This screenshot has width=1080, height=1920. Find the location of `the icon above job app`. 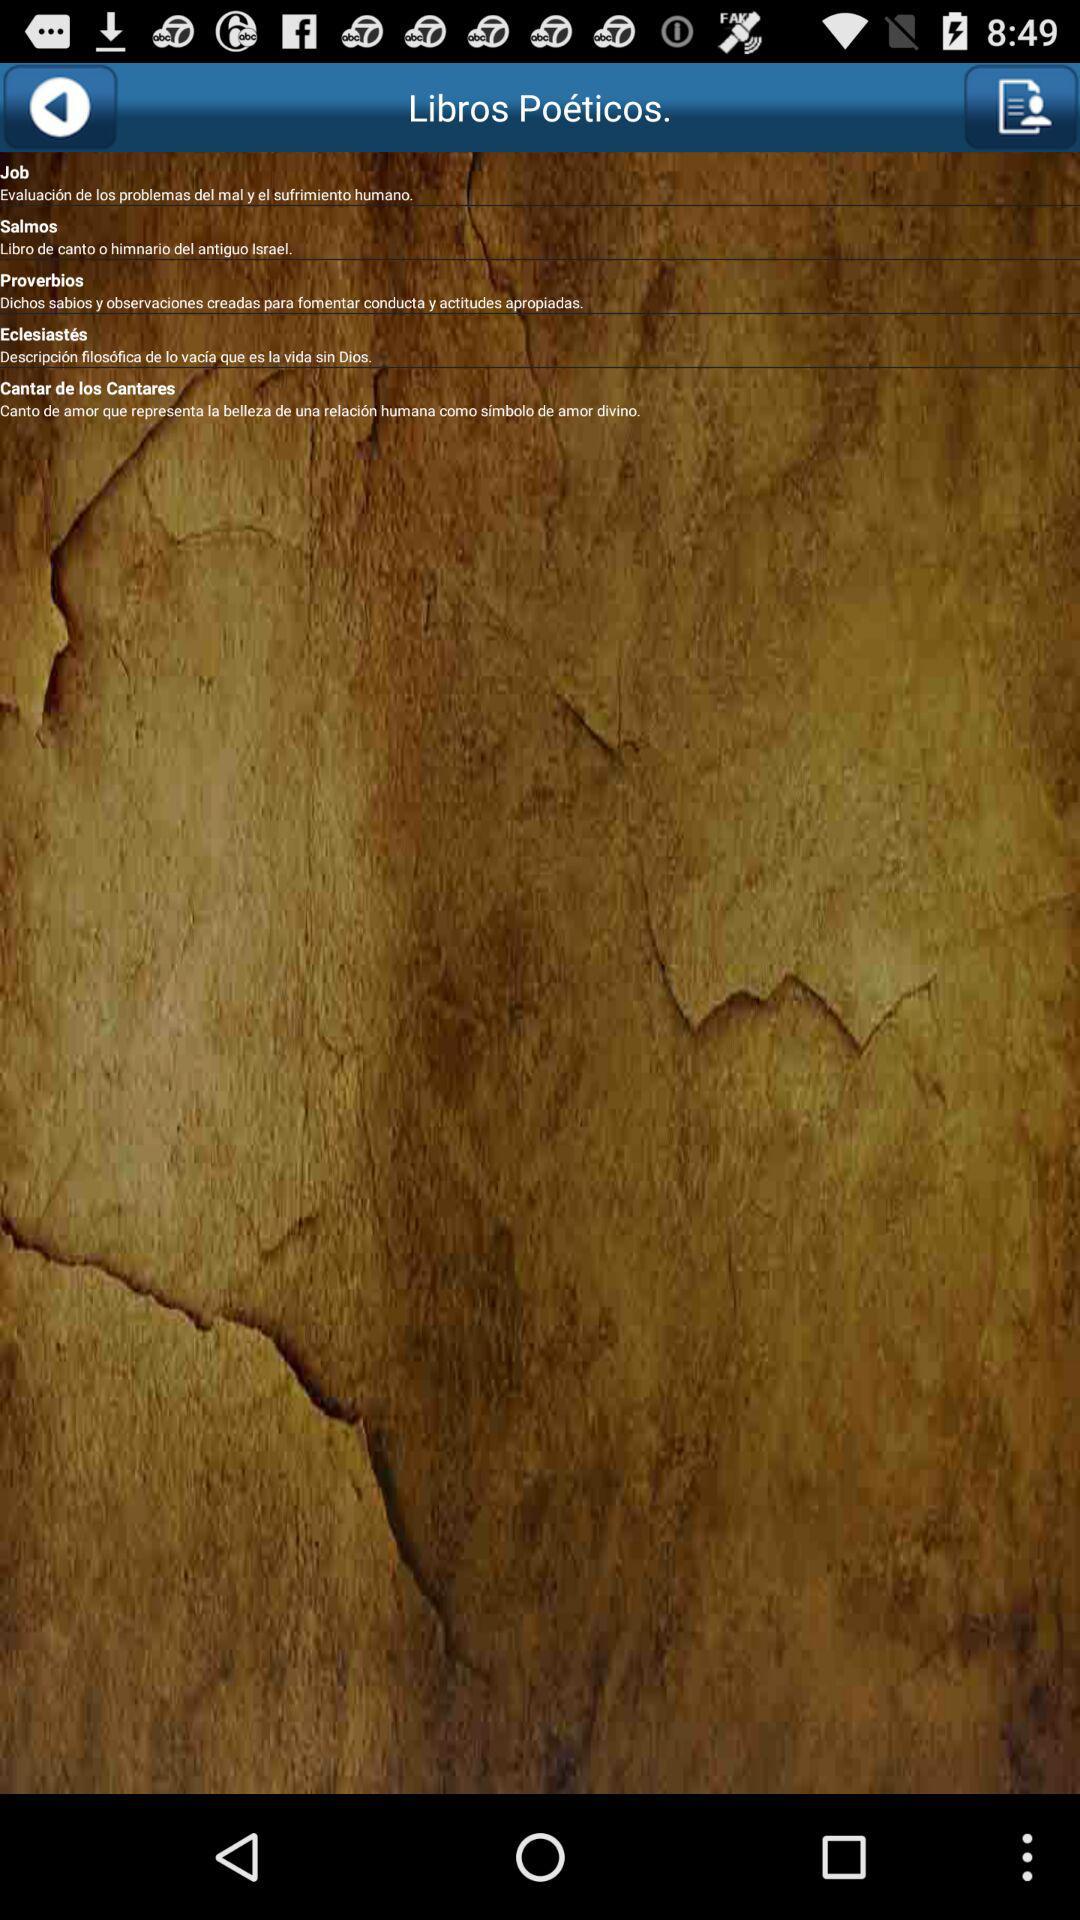

the icon above job app is located at coordinates (1020, 106).